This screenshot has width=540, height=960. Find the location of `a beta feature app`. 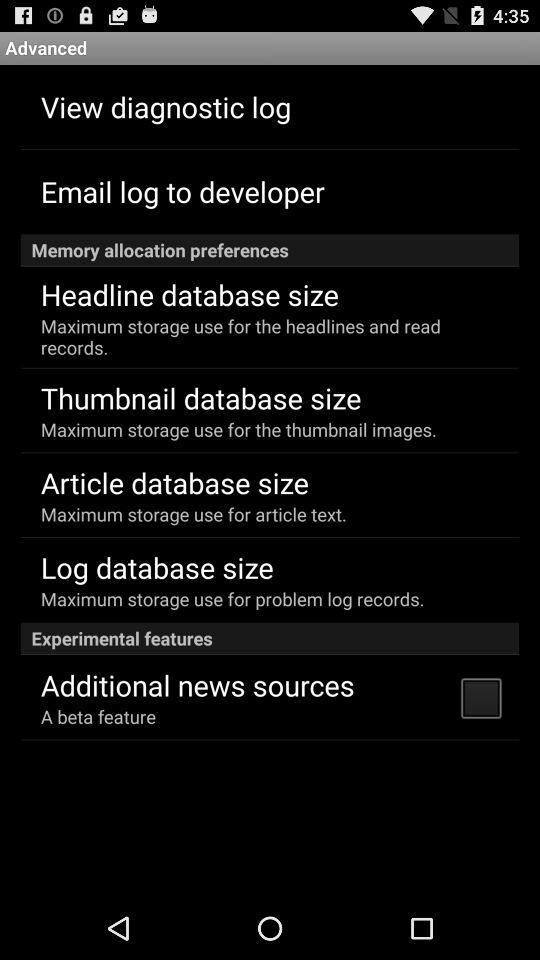

a beta feature app is located at coordinates (97, 716).